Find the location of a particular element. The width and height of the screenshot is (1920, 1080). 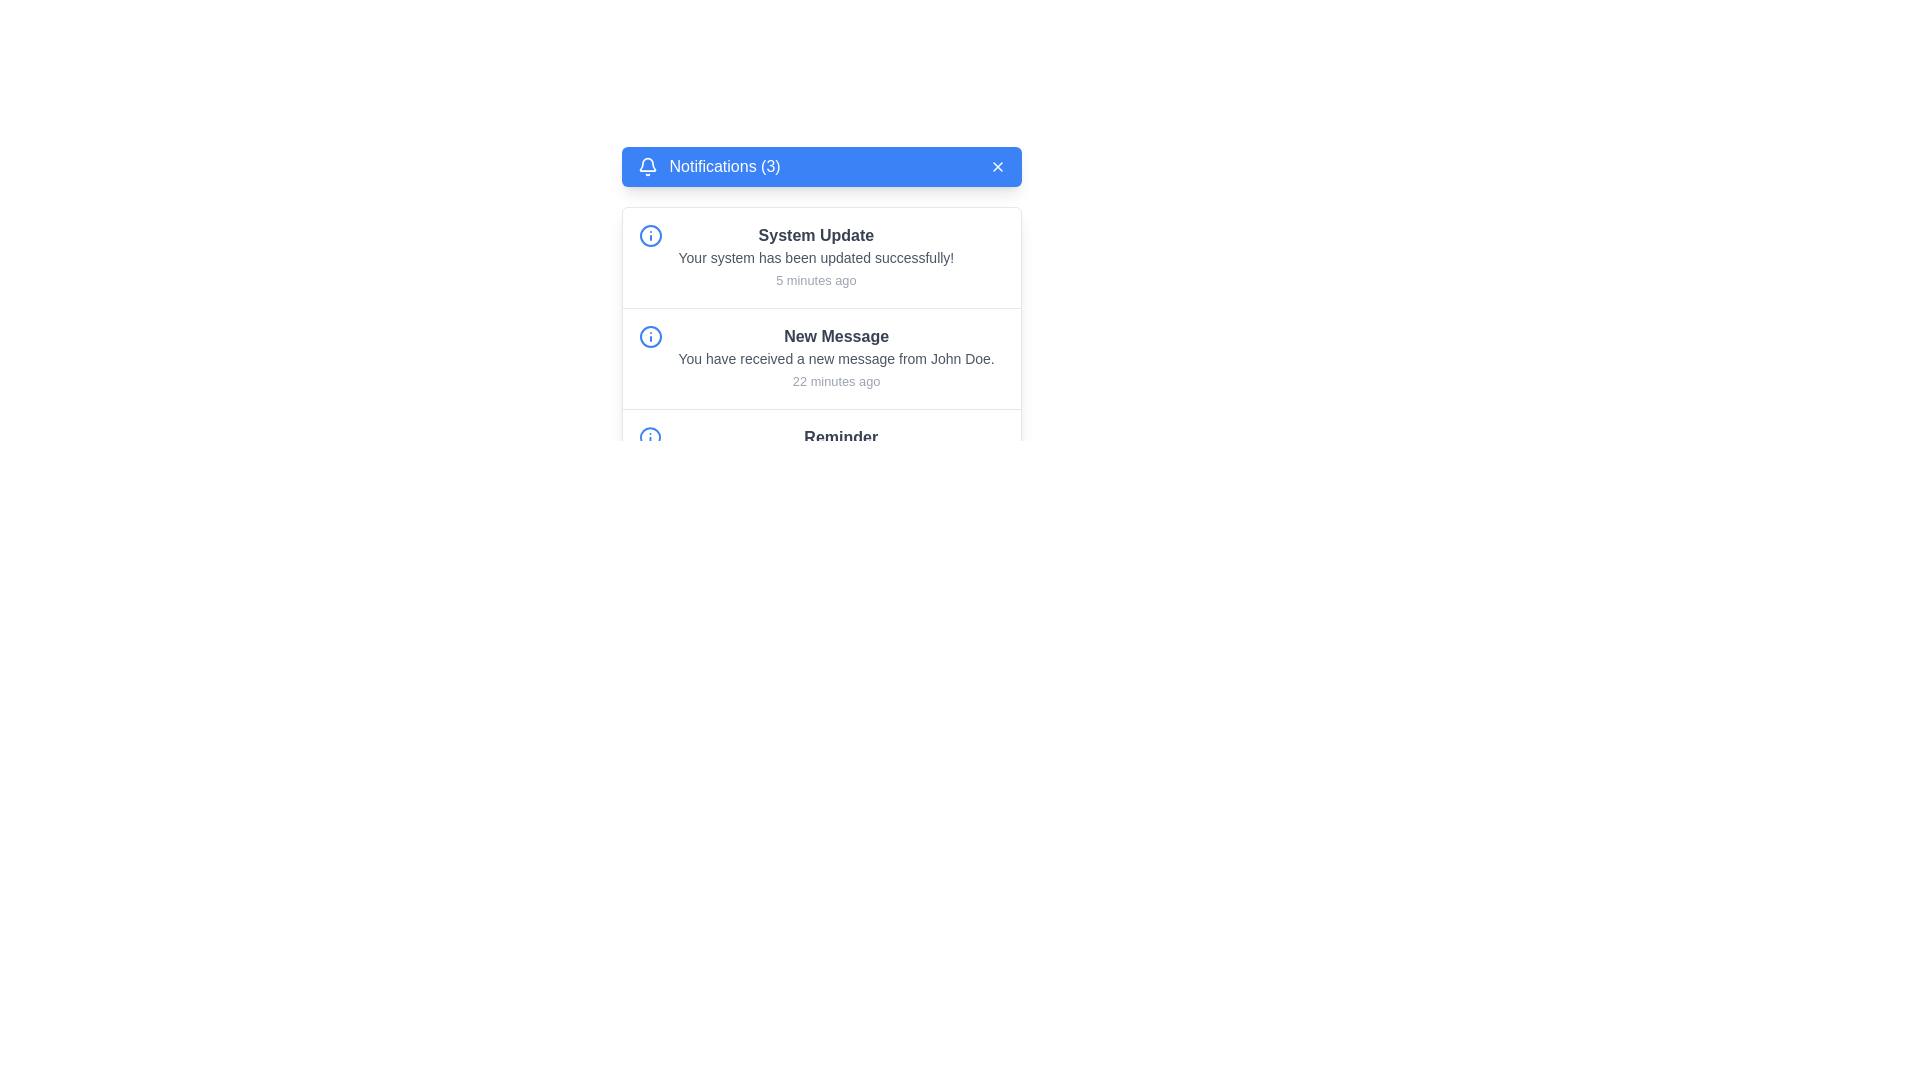

the text label that displays the message 'Your system has been updated successfully!', located below the header 'System Update' and above the timestamp '5 minutes ago' is located at coordinates (816, 257).